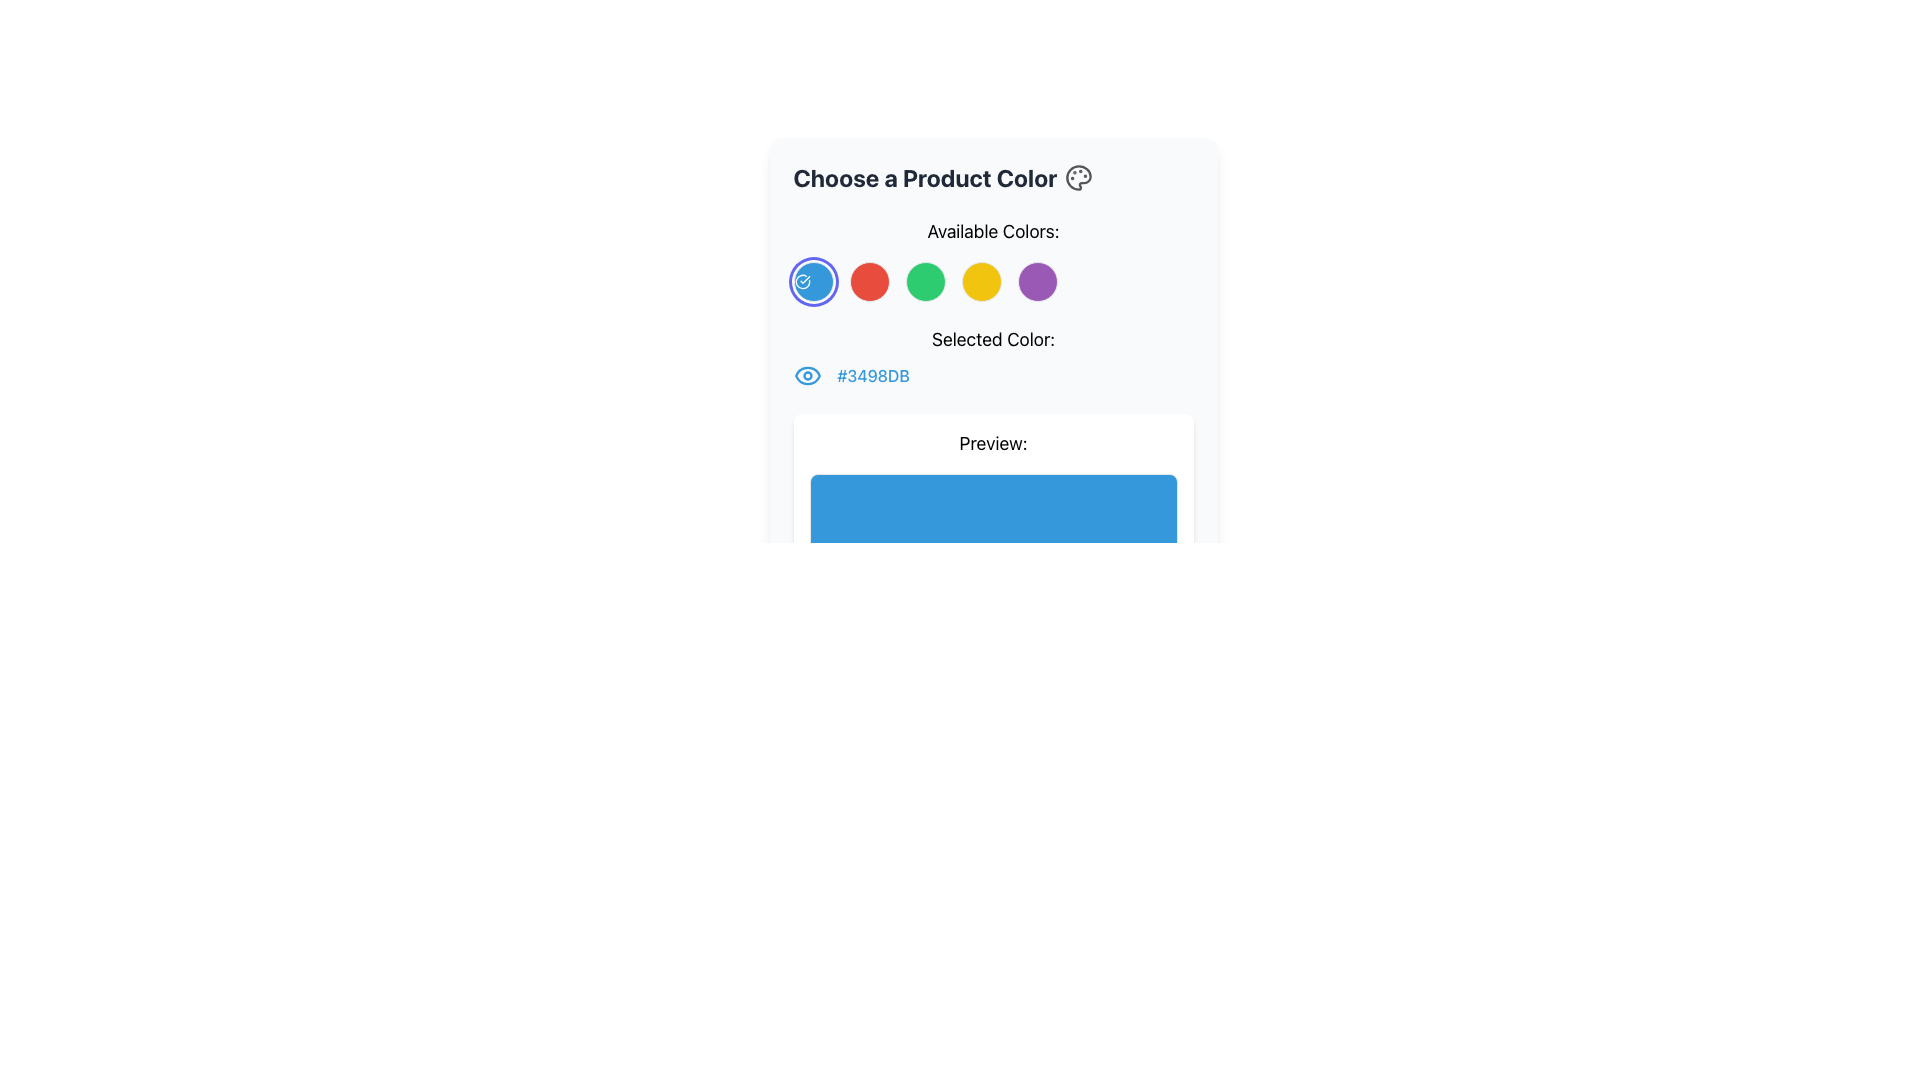 This screenshot has width=1920, height=1080. I want to click on the blue circular radio button with a white border and checkmark icon, so click(813, 281).